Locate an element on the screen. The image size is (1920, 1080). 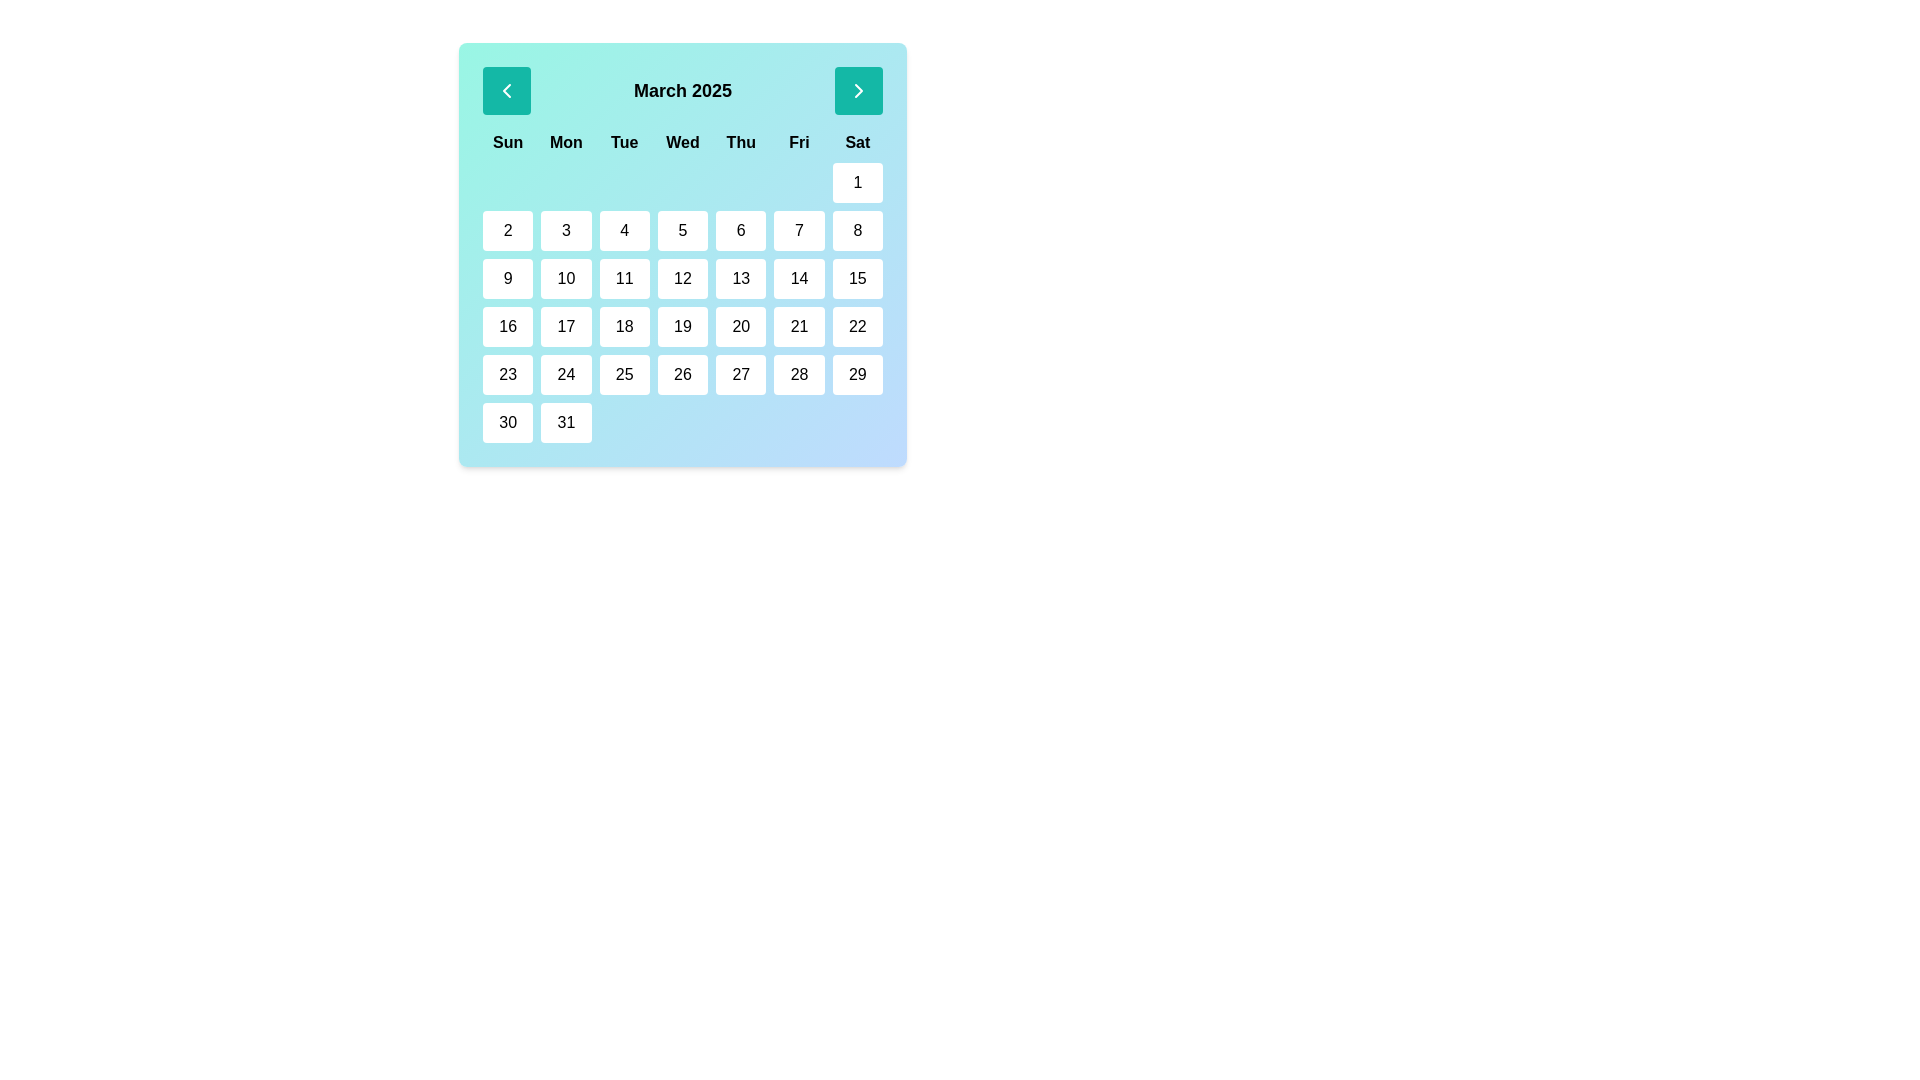
the square button labeled '4' located in the second row, fourth column of the calendar, directly below 'Tue', to observe its state change from white to teal is located at coordinates (623, 230).